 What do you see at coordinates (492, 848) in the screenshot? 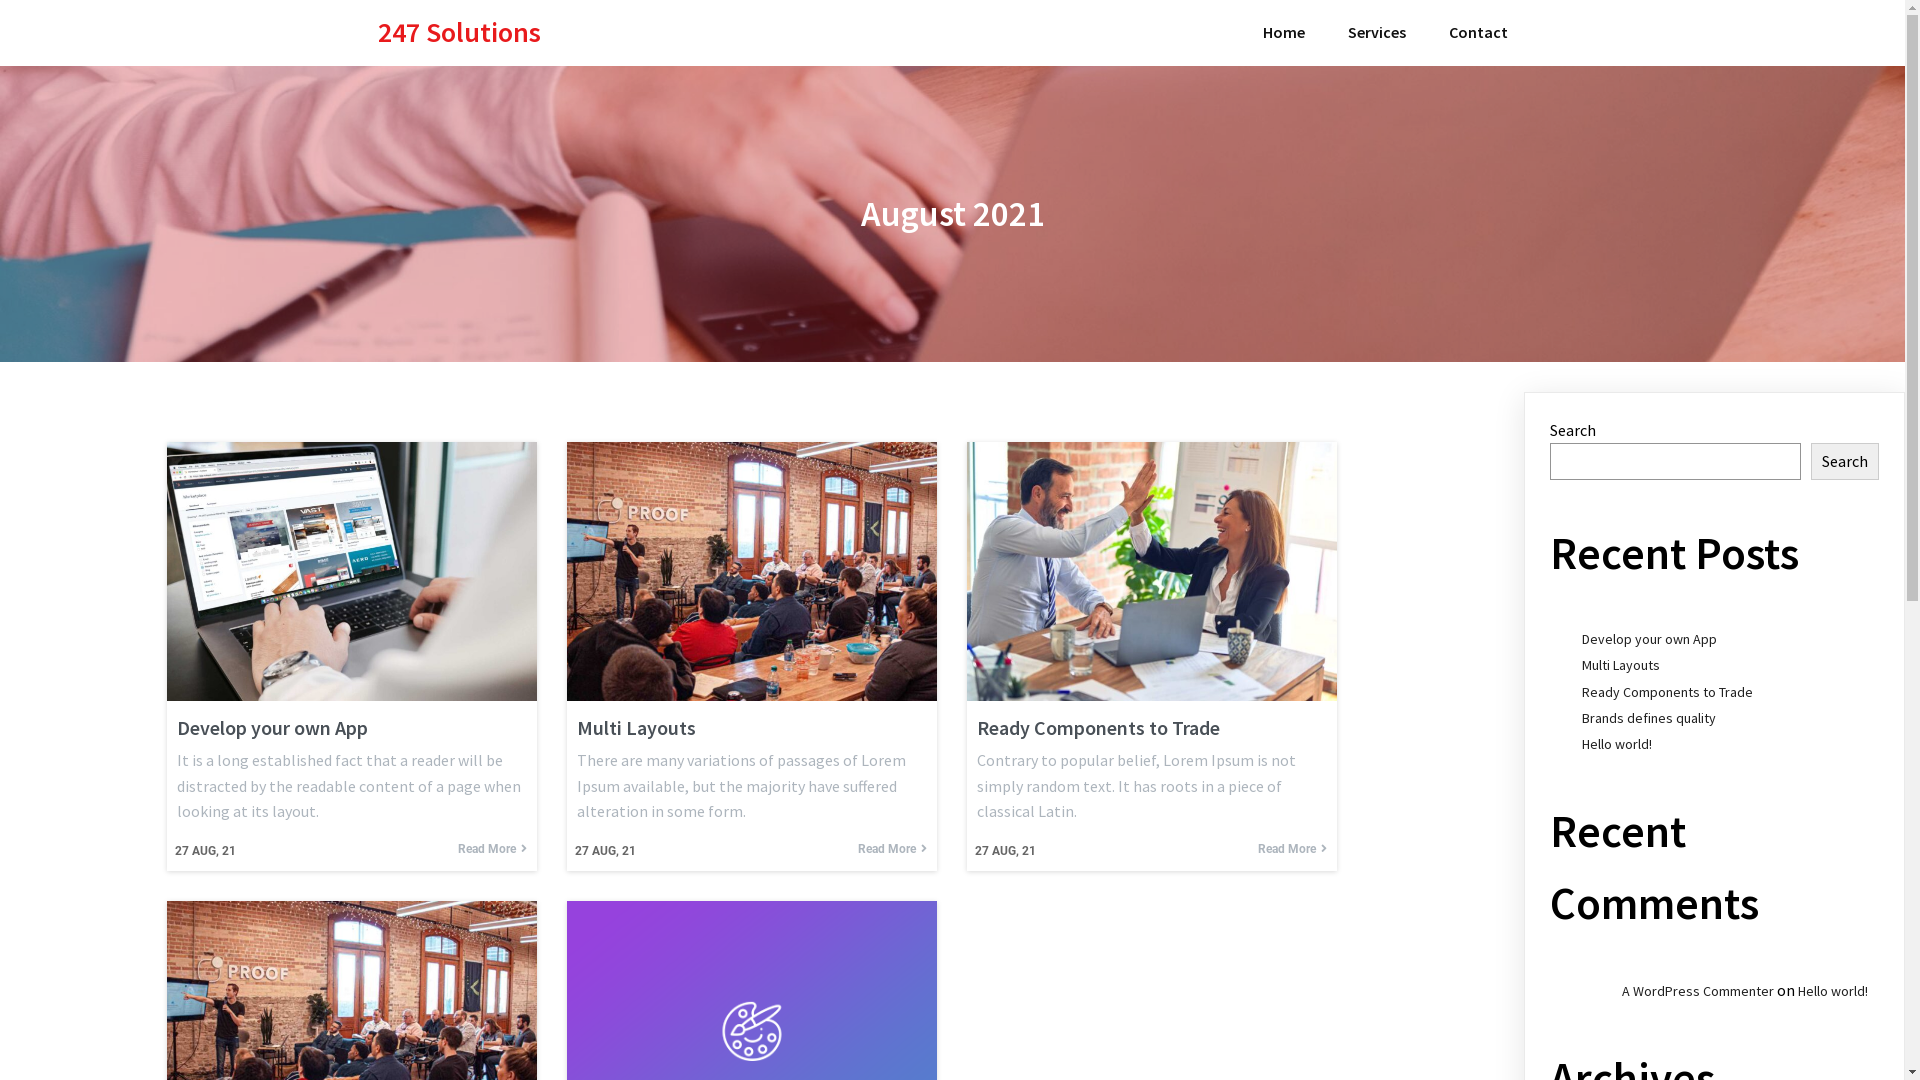
I see `'Read More'` at bounding box center [492, 848].